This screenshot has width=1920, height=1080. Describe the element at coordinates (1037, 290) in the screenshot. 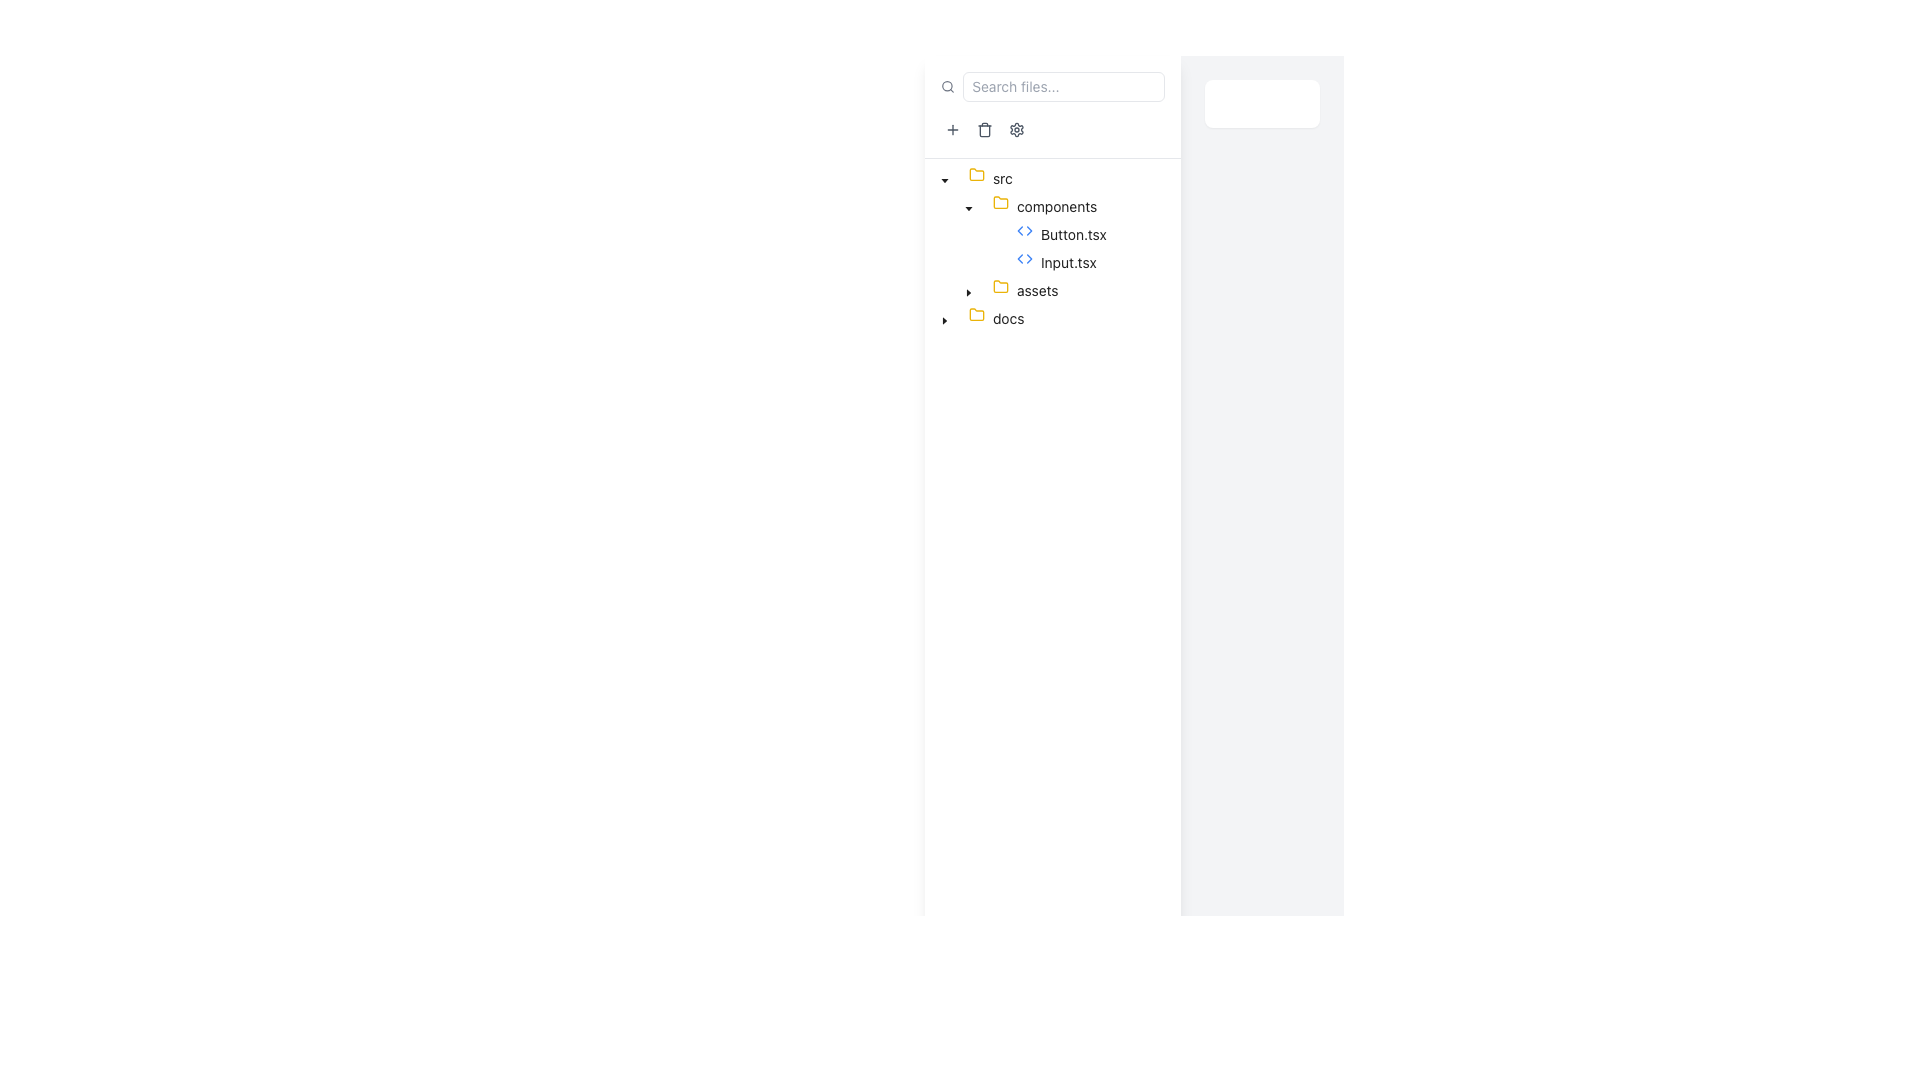

I see `the static text label representing the 'assets' directory in the file tree` at that location.